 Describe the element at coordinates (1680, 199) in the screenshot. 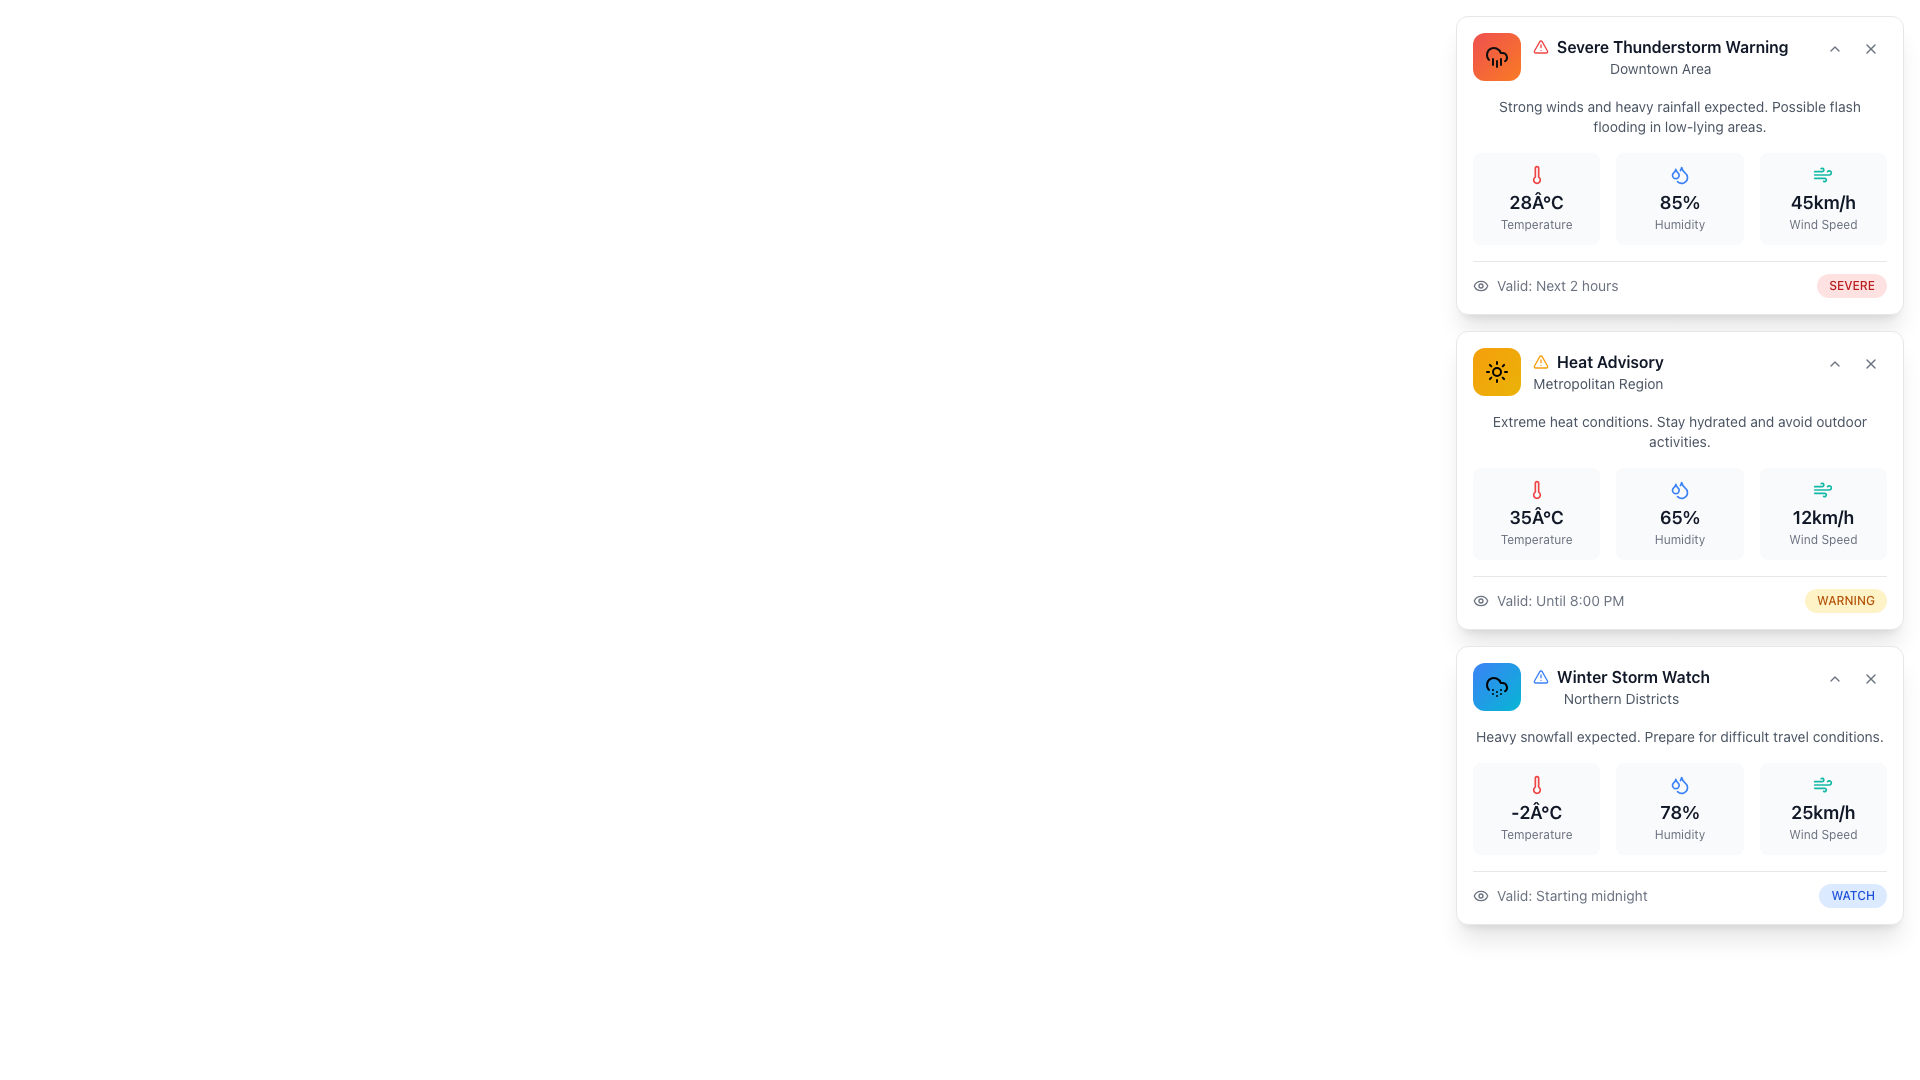

I see `displayed humidity level percentage from the middle card in the three-column weather metrics grid, located between the Temperature and Wind Speed cards` at that location.